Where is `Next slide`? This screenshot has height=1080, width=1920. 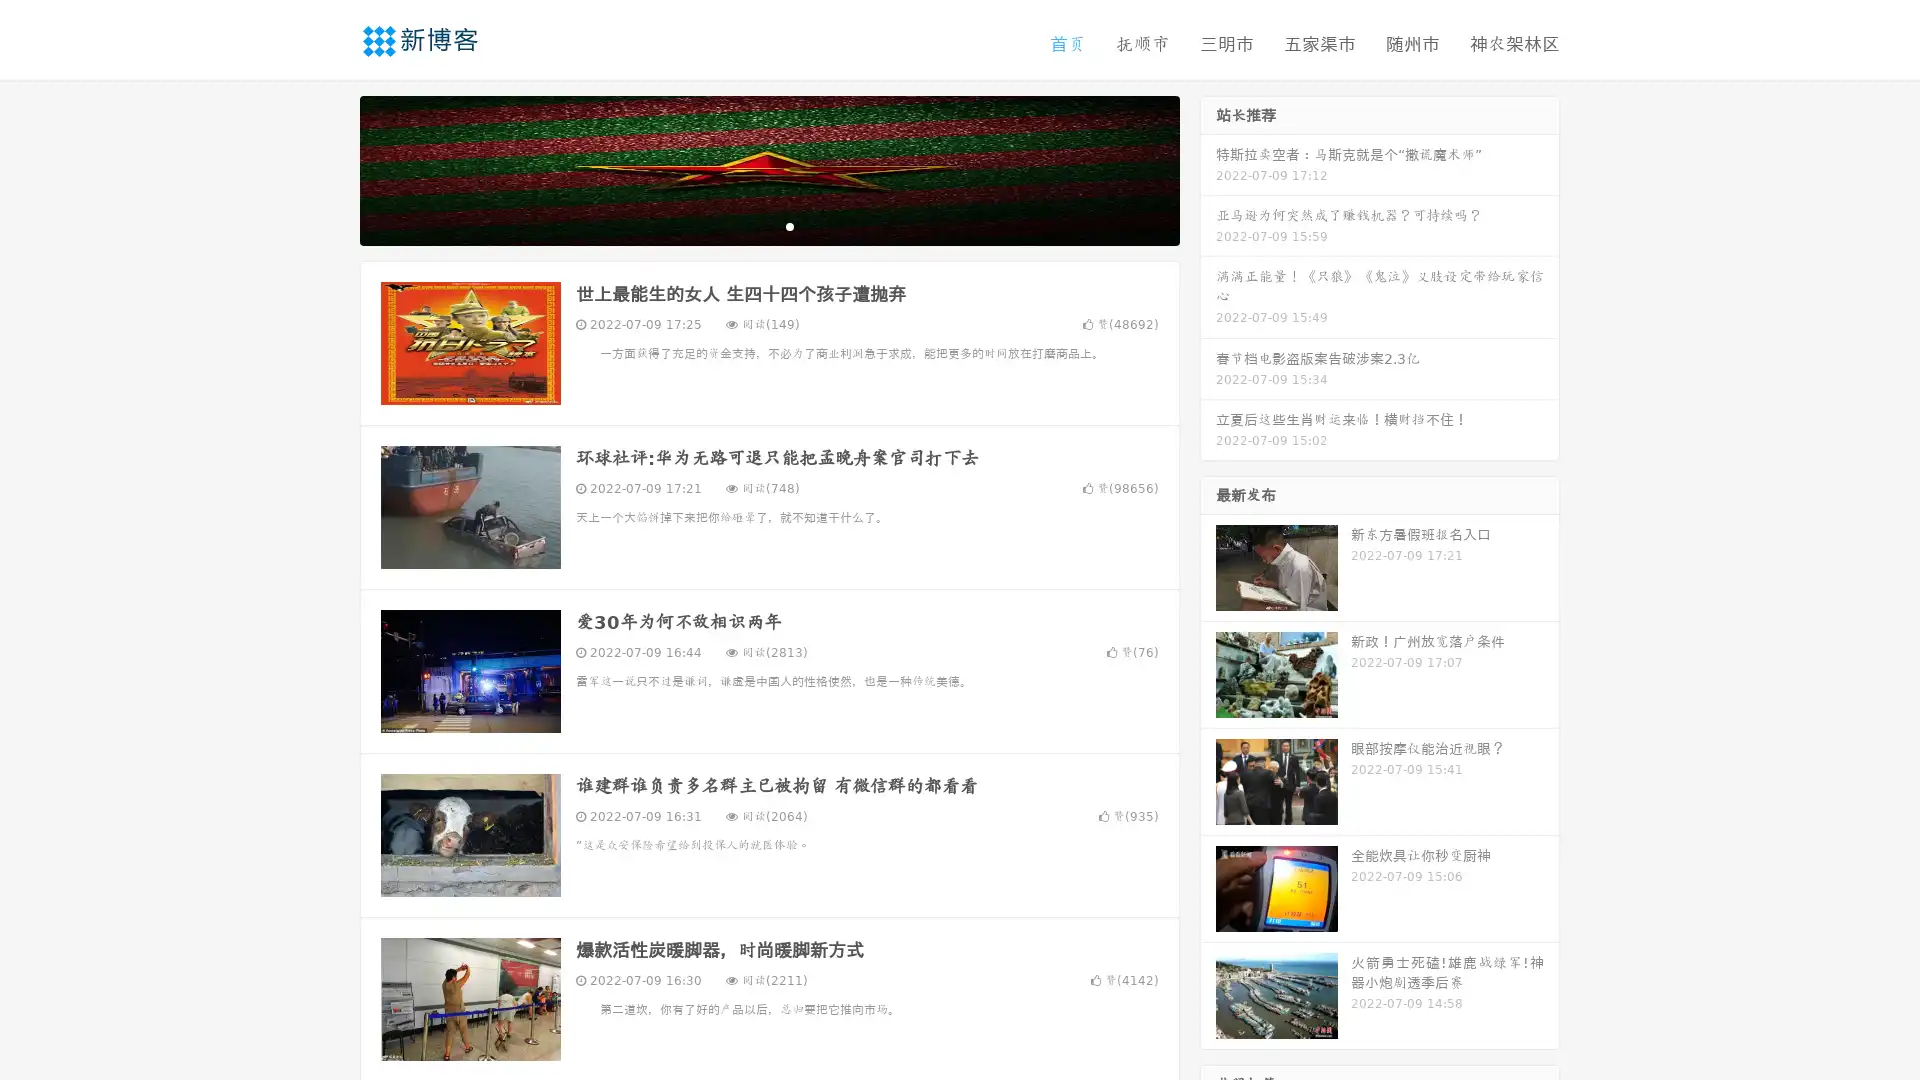 Next slide is located at coordinates (1208, 168).